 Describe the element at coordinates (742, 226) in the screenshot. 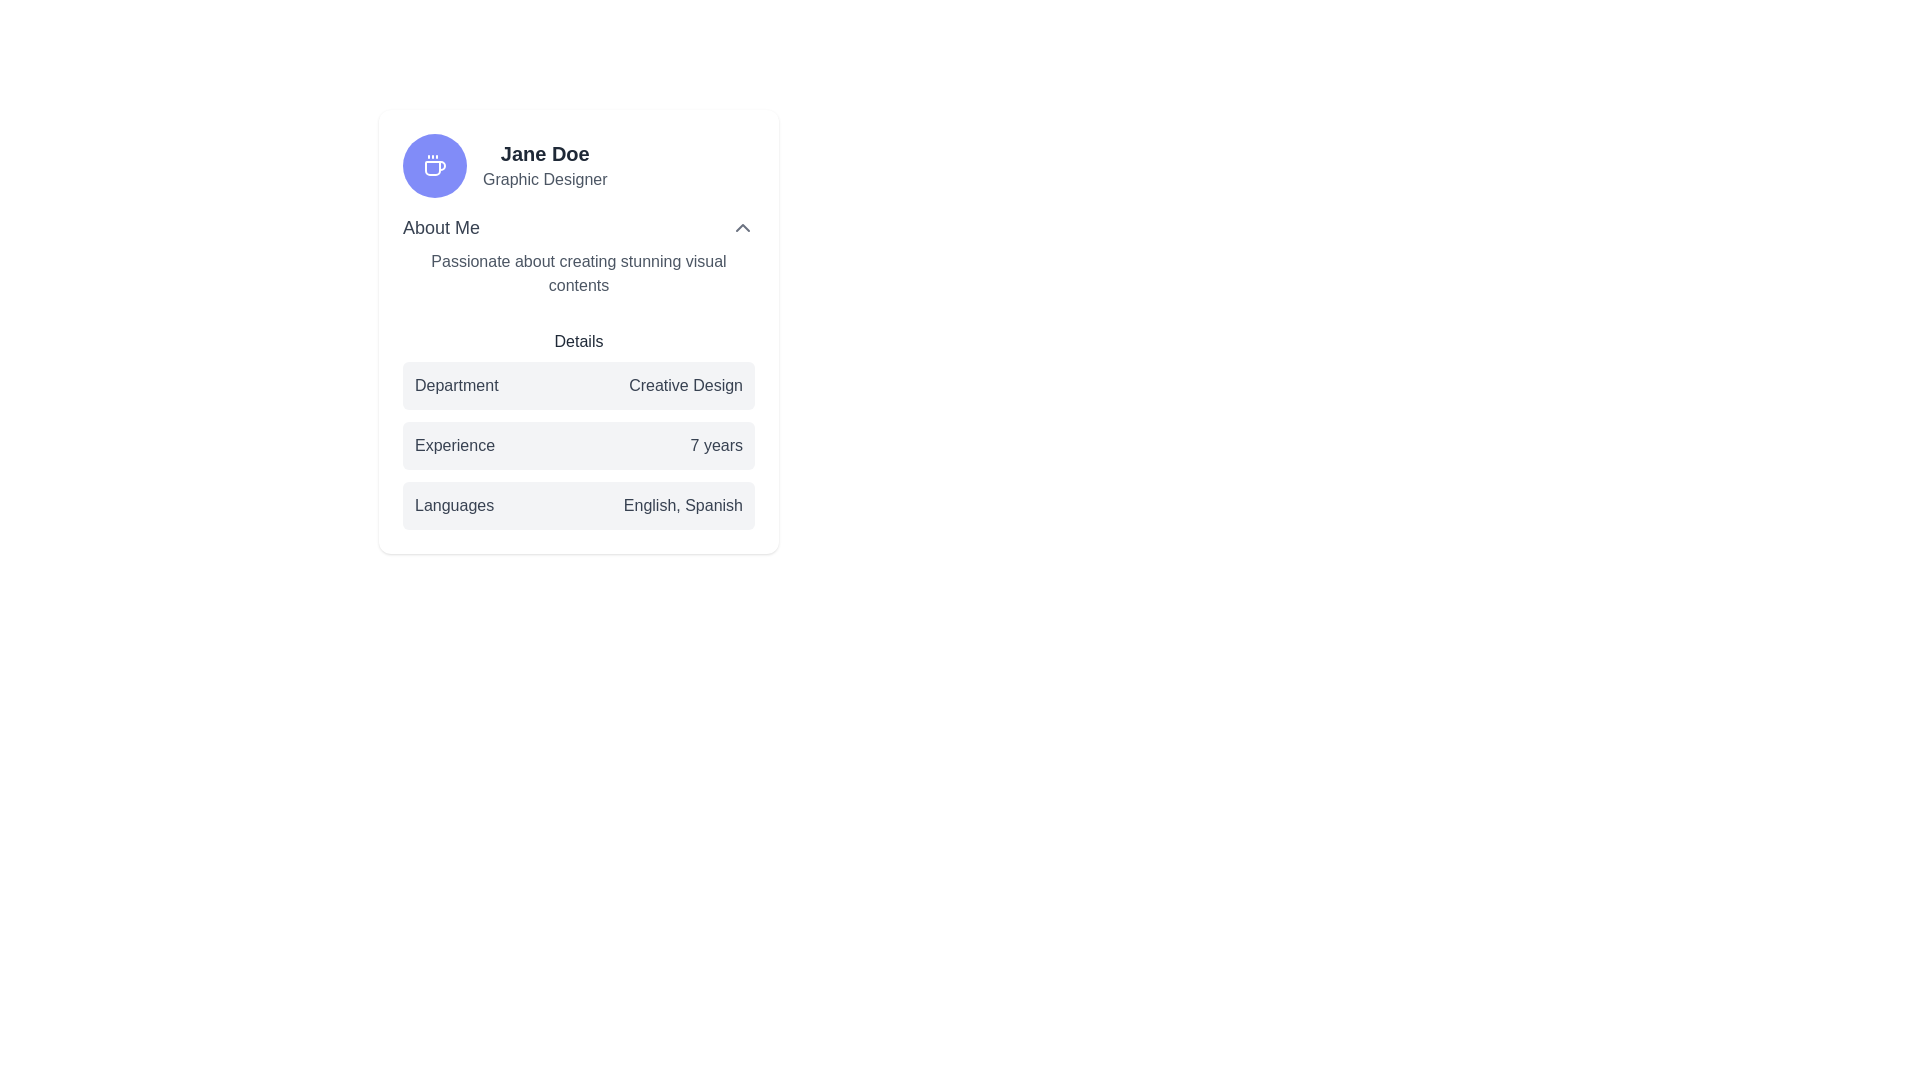

I see `the upward-pointing chevron icon located in the right upper corner of the panel above the 'About Me' text` at that location.